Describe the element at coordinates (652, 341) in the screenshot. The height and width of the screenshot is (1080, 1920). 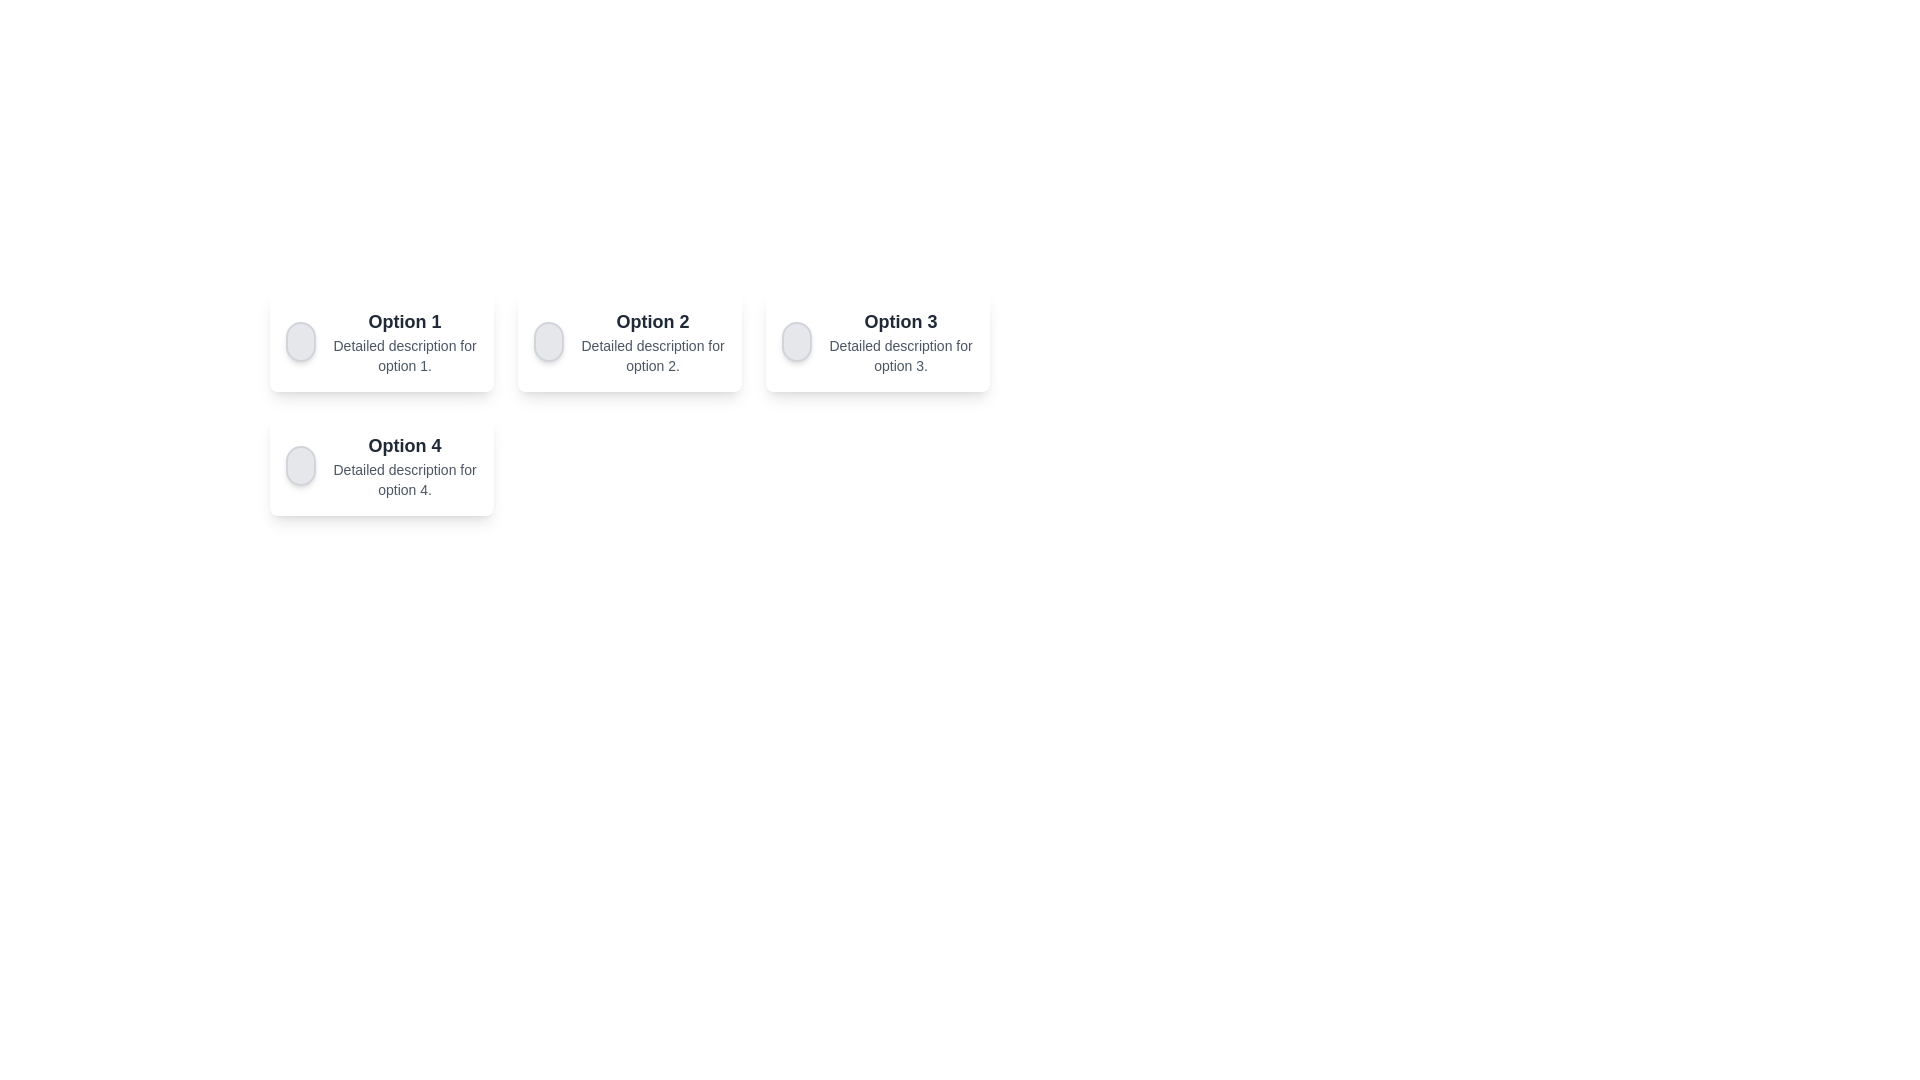
I see `the composite text display element that presents the title and description for the second option in the selection interface` at that location.